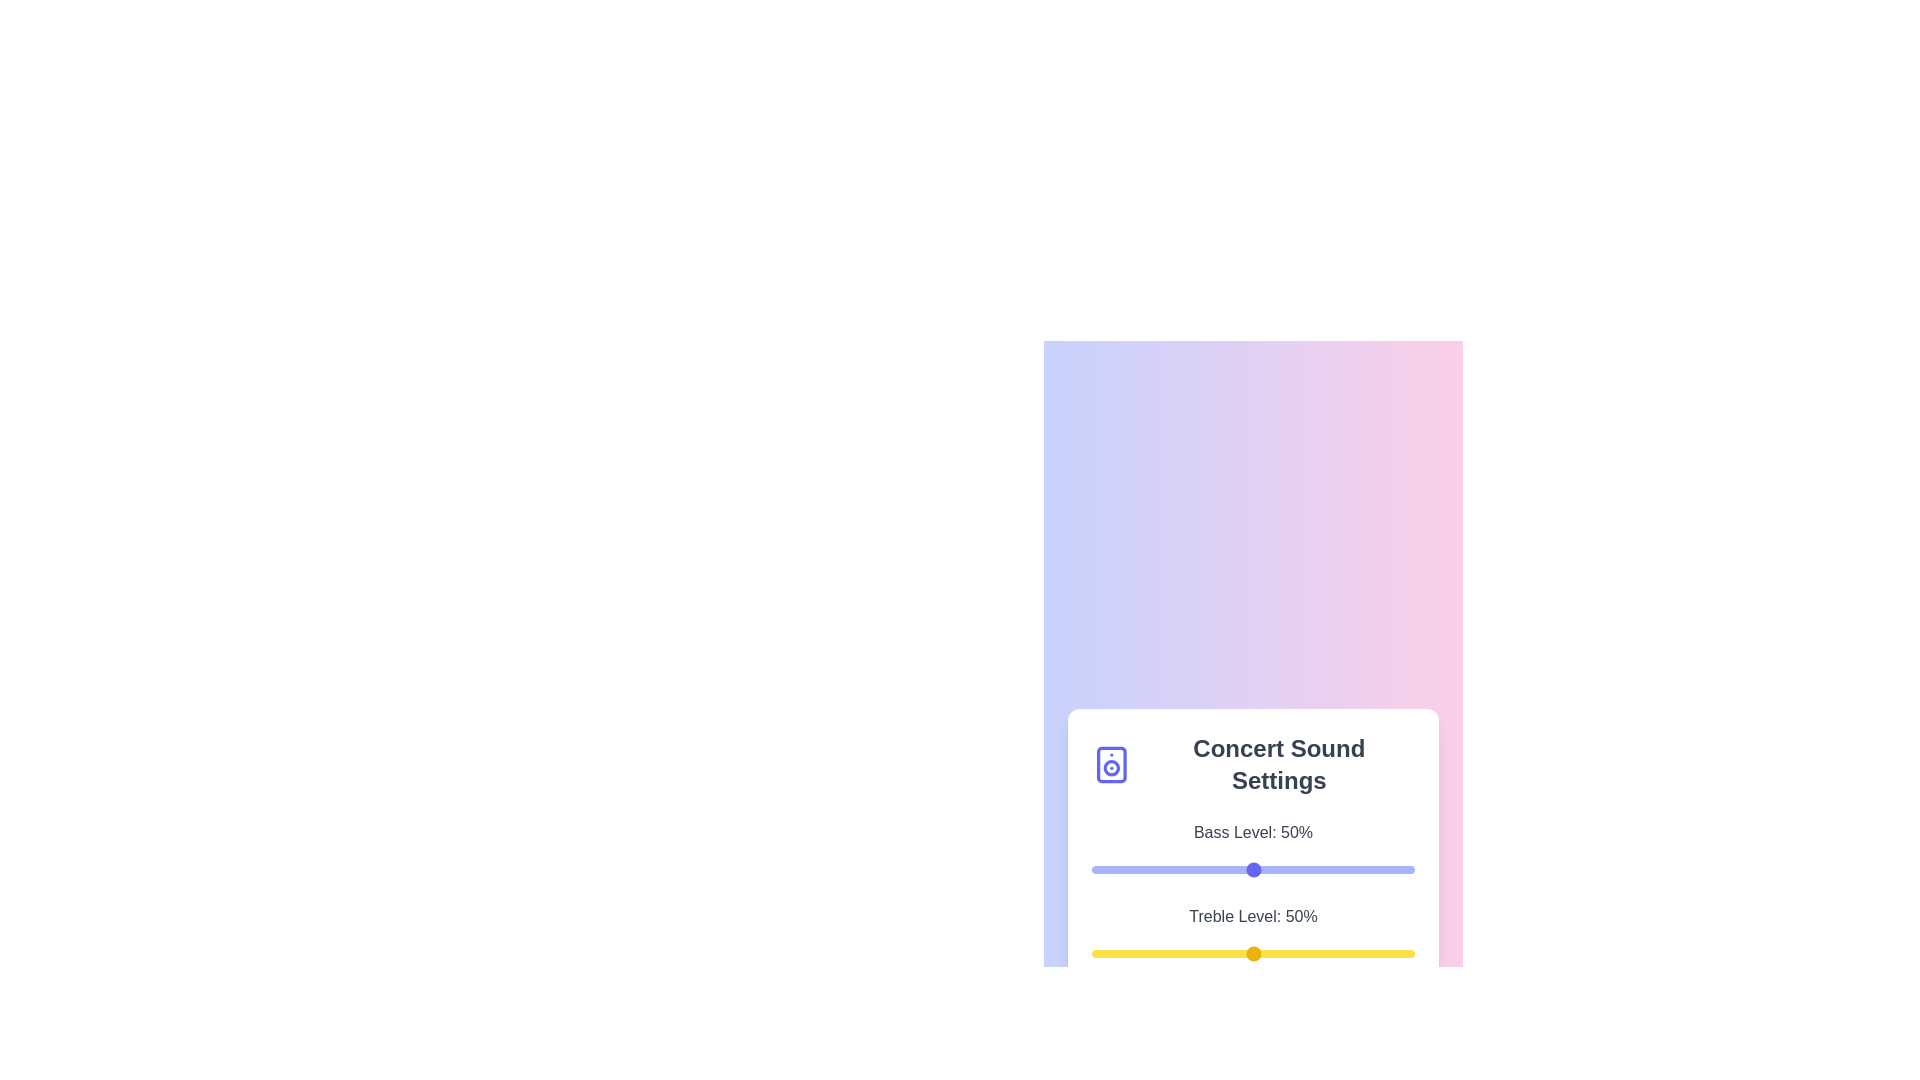 The height and width of the screenshot is (1080, 1920). What do you see at coordinates (1107, 869) in the screenshot?
I see `the bass level slider to 5%` at bounding box center [1107, 869].